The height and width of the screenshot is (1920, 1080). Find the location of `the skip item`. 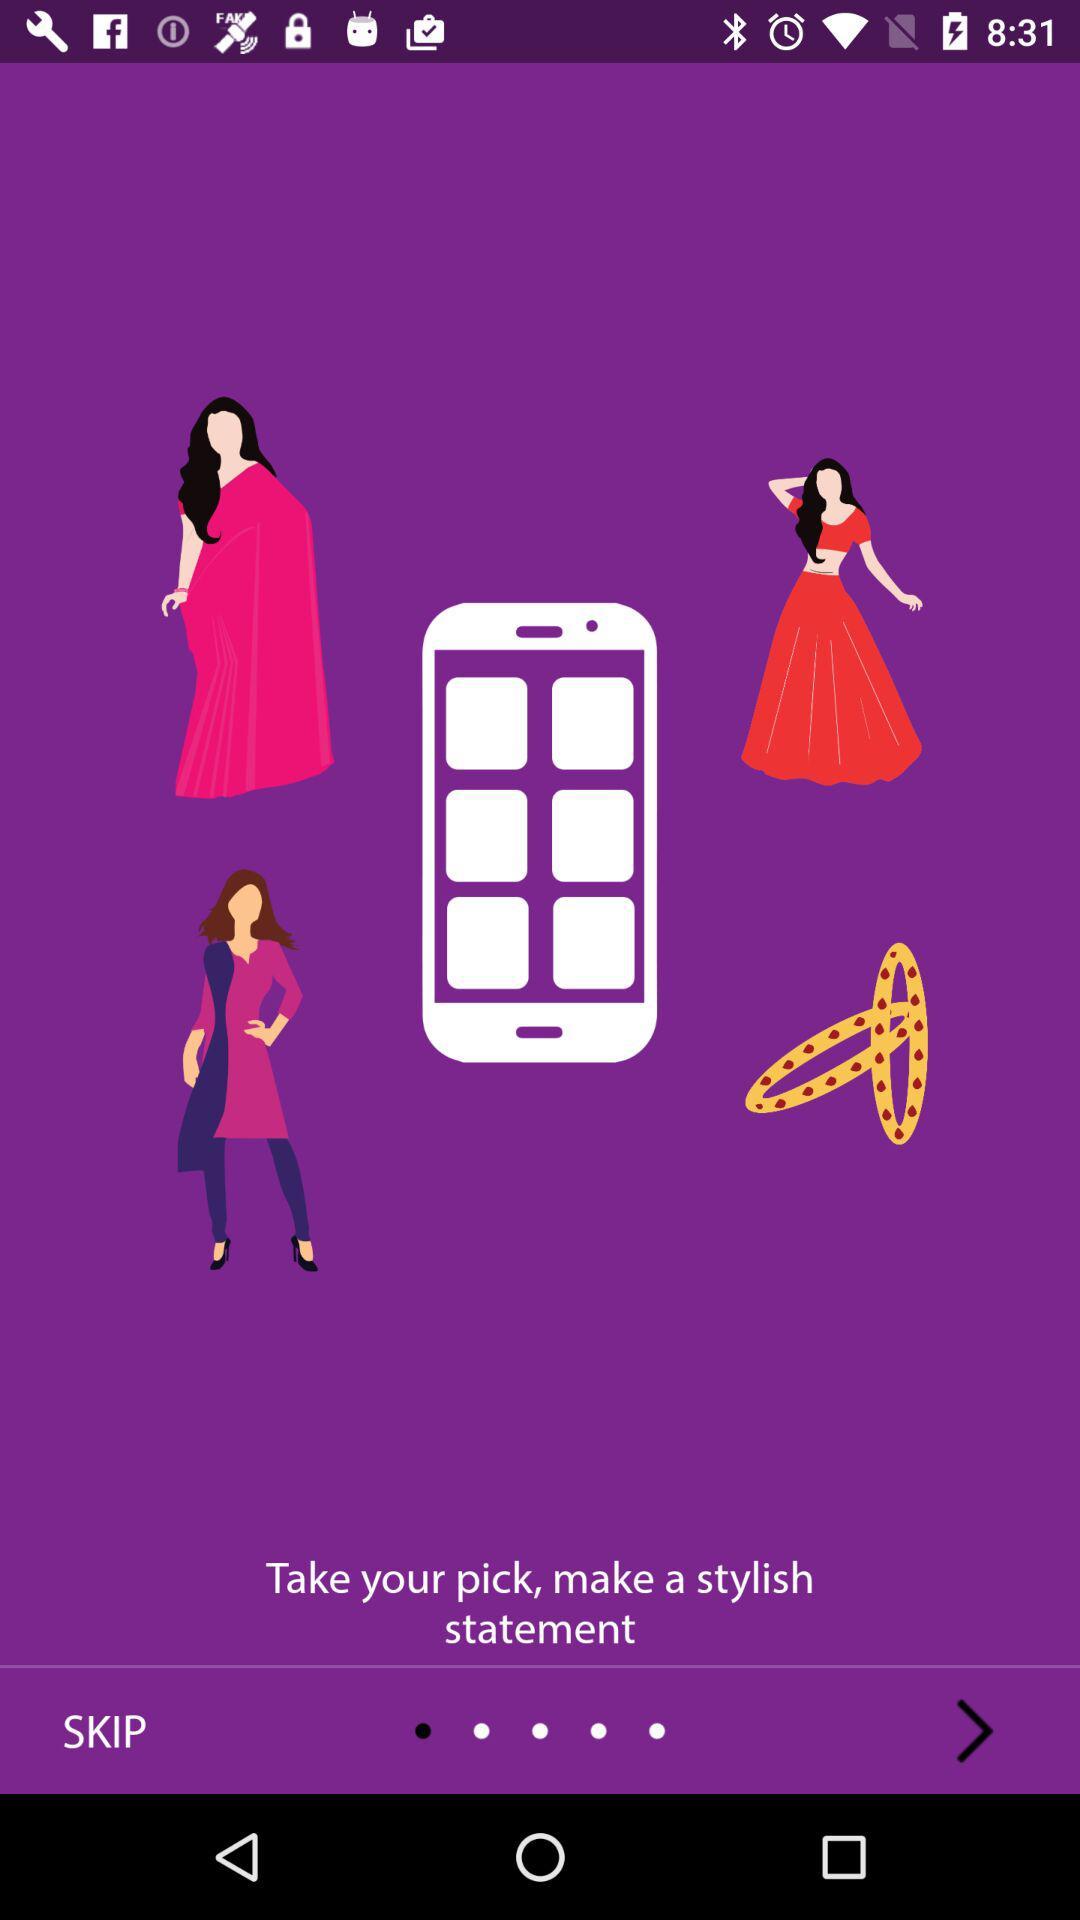

the skip item is located at coordinates (104, 1730).